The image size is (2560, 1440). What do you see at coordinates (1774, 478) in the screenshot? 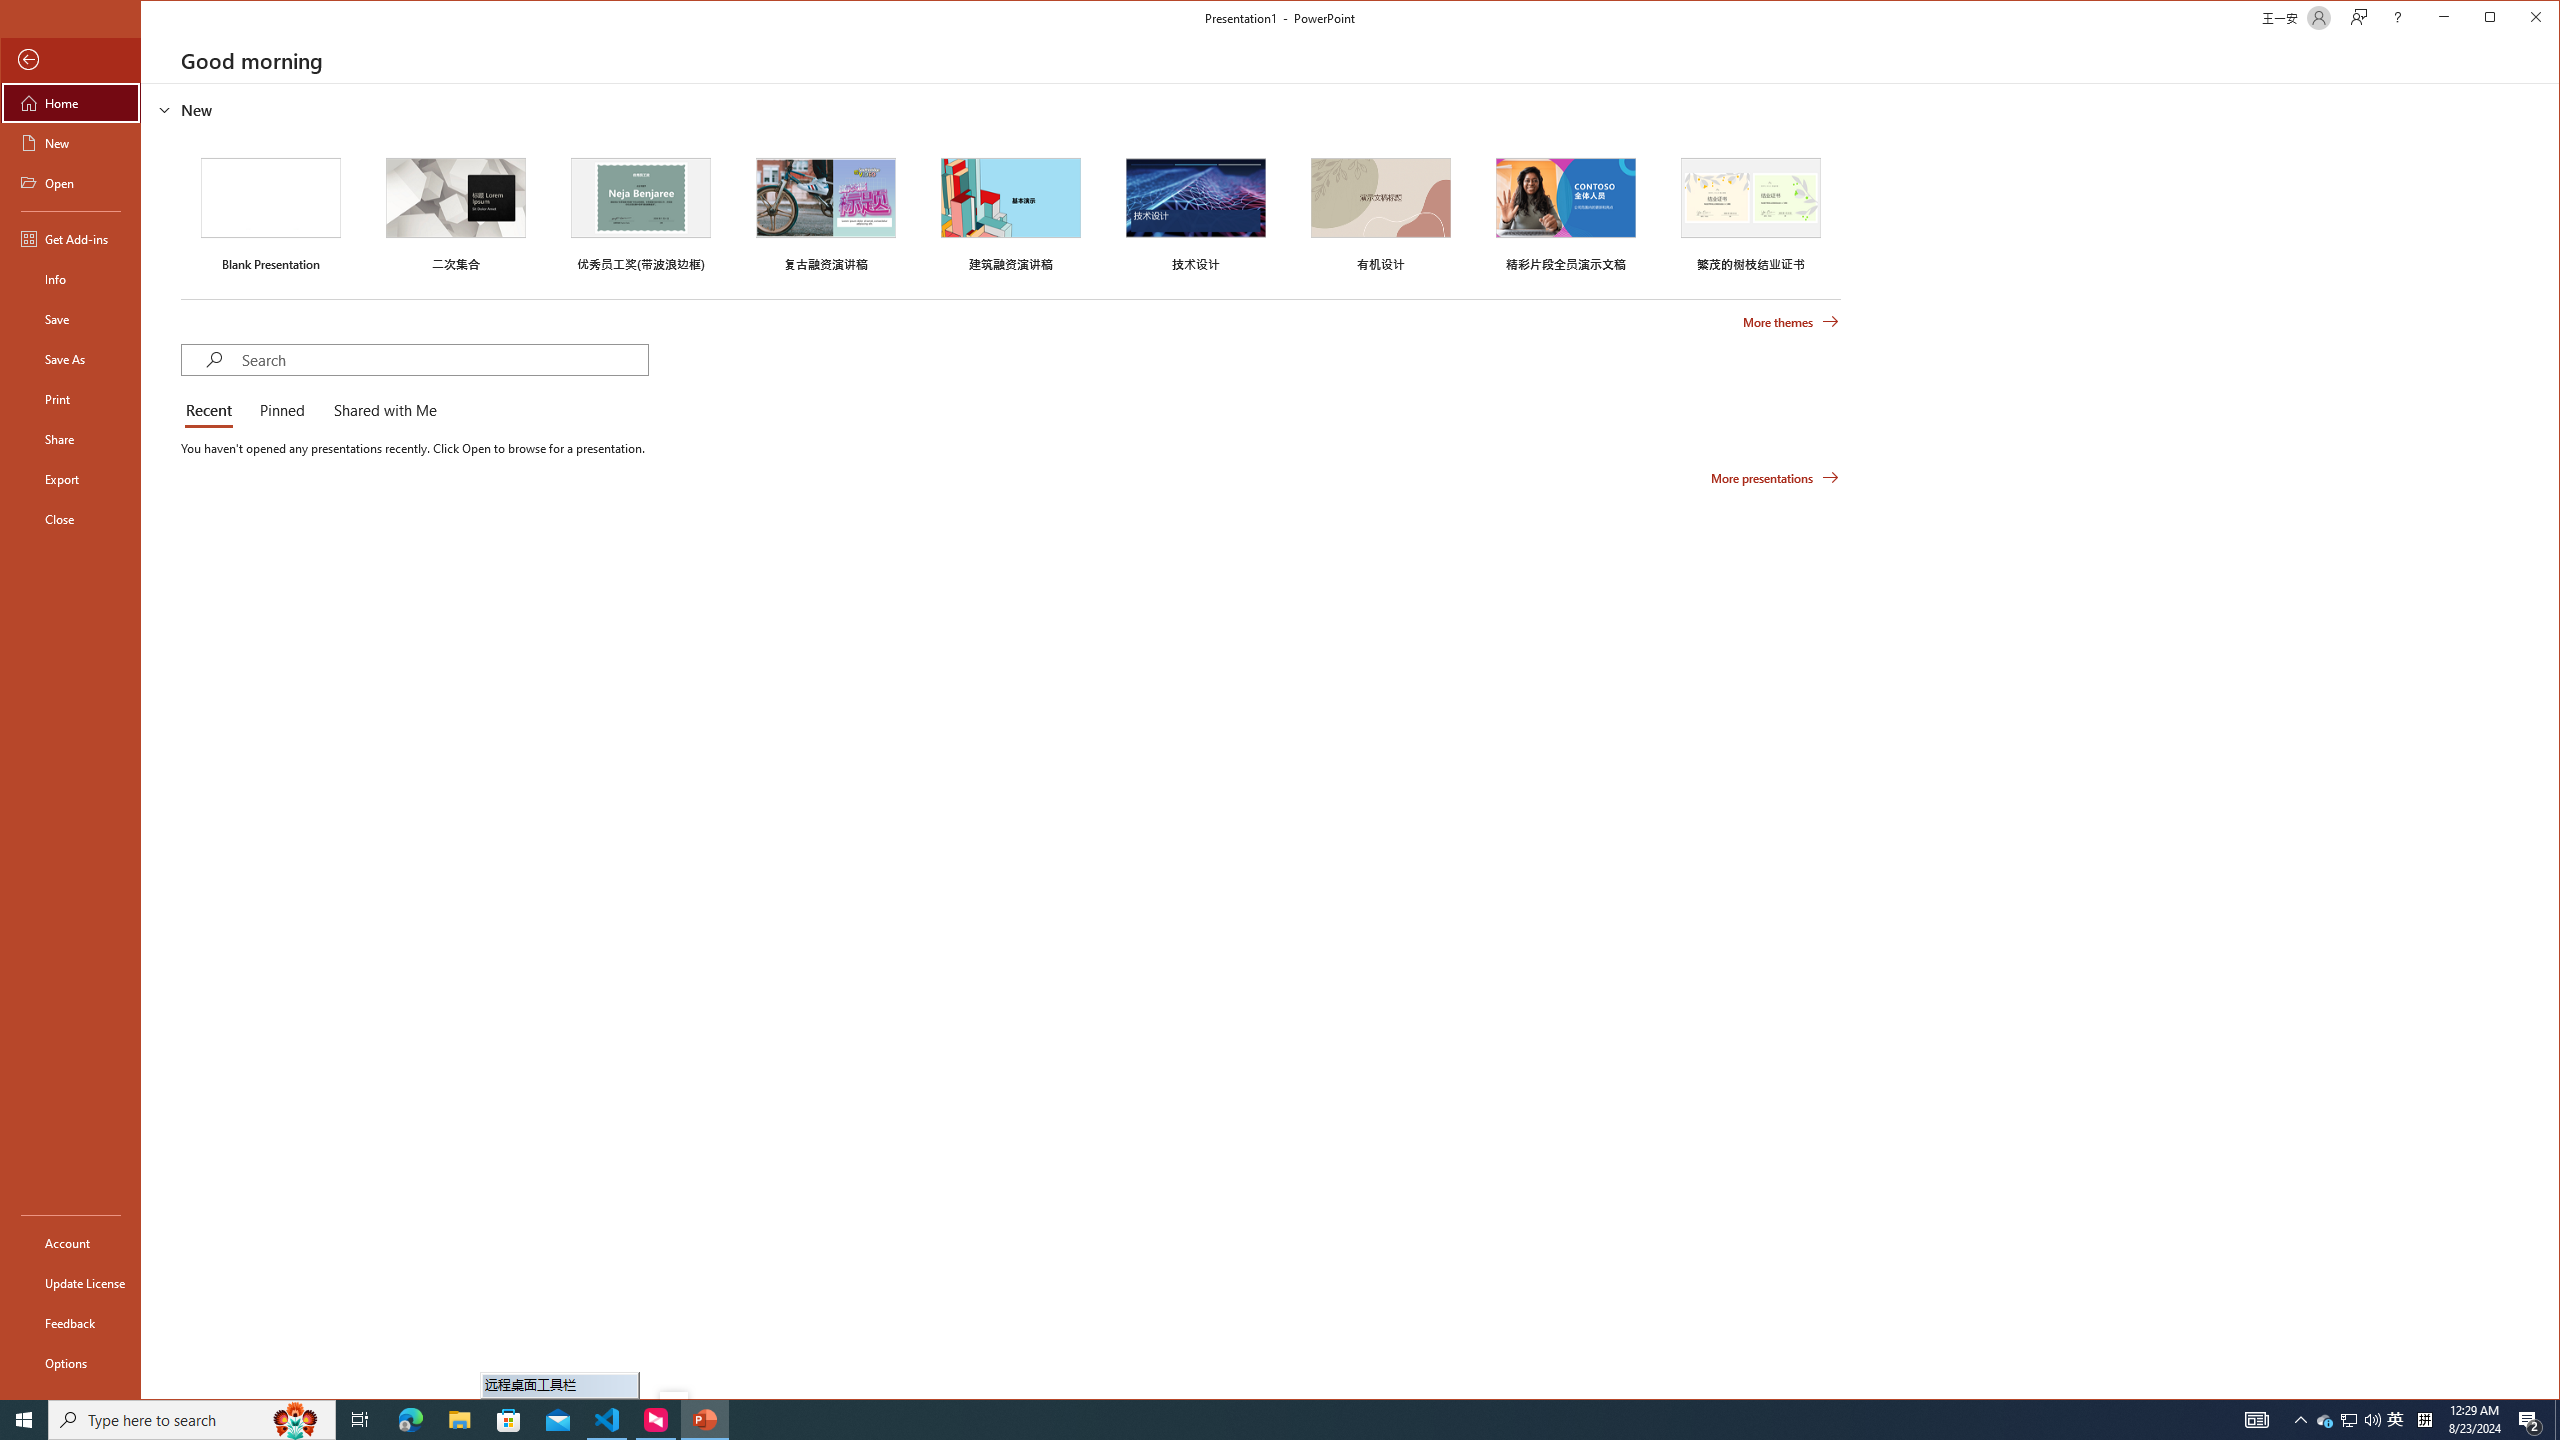
I see `'More presentations'` at bounding box center [1774, 478].